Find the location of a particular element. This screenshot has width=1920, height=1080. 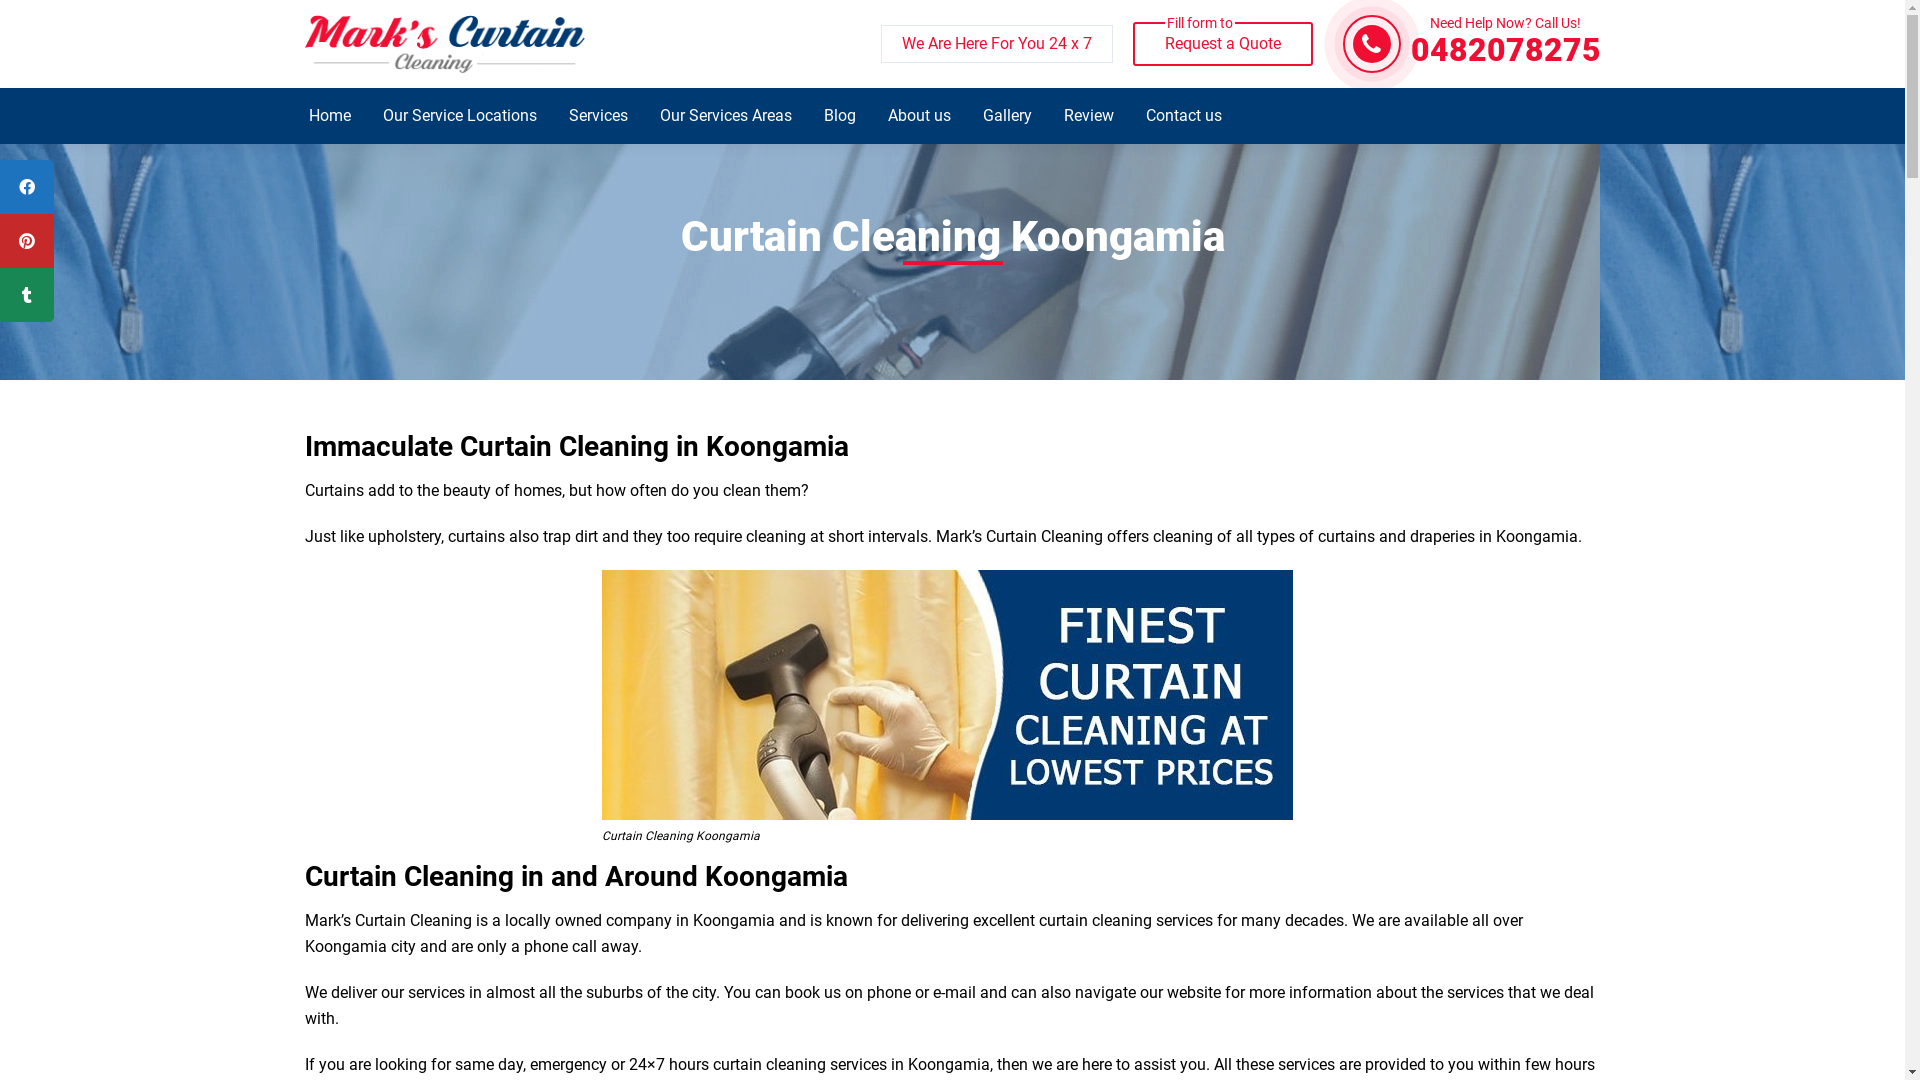

'Need Help Now? Call Us! is located at coordinates (1505, 43).